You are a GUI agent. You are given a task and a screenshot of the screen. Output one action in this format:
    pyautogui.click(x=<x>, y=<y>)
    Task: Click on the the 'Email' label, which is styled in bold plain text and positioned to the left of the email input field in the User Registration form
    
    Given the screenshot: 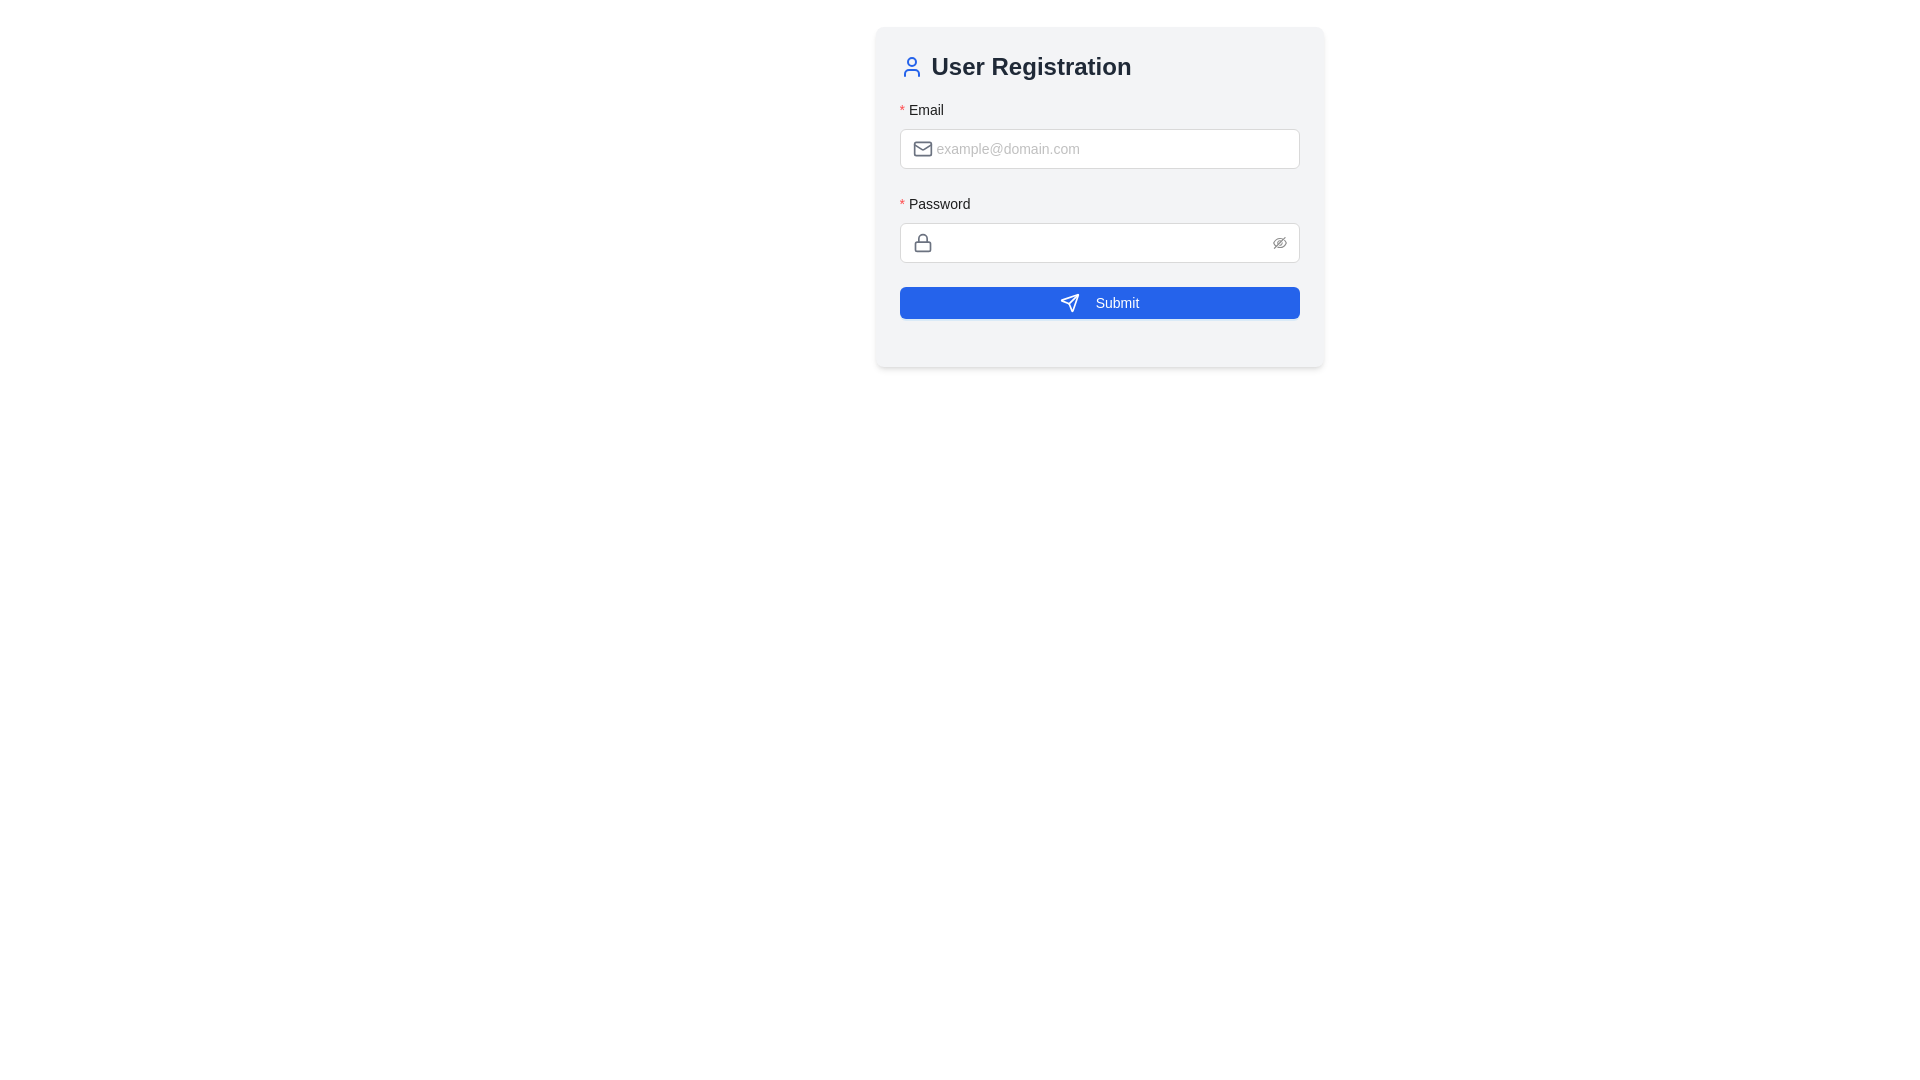 What is the action you would take?
    pyautogui.click(x=927, y=110)
    